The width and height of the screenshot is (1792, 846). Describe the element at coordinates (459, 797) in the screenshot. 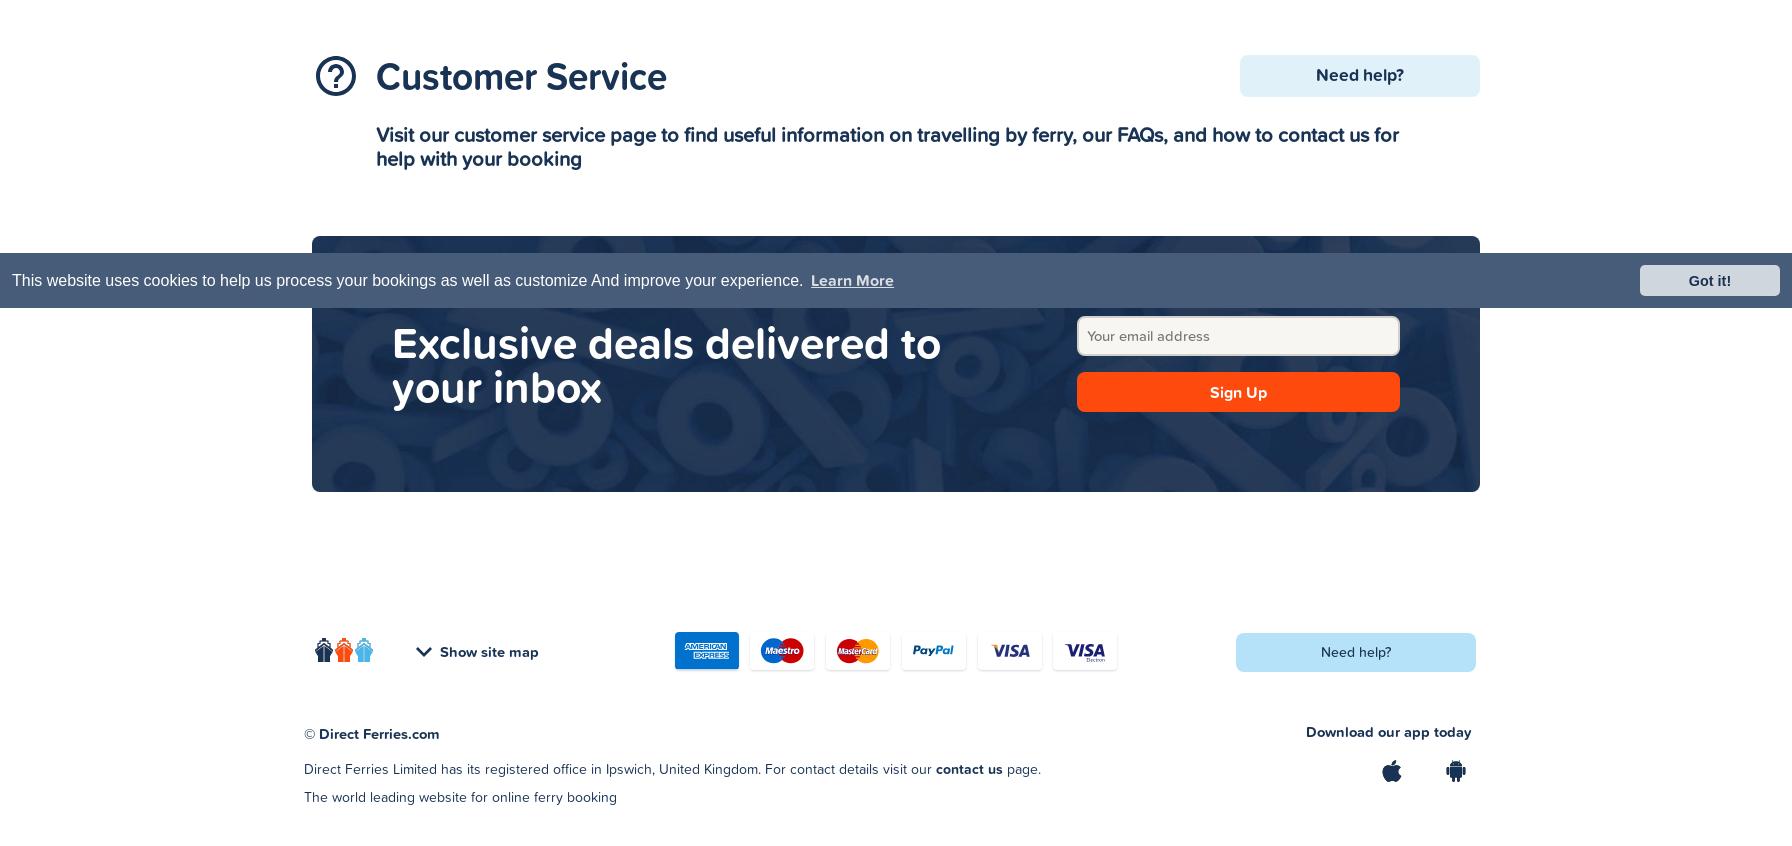

I see `'The world leading website for online ferry booking'` at that location.